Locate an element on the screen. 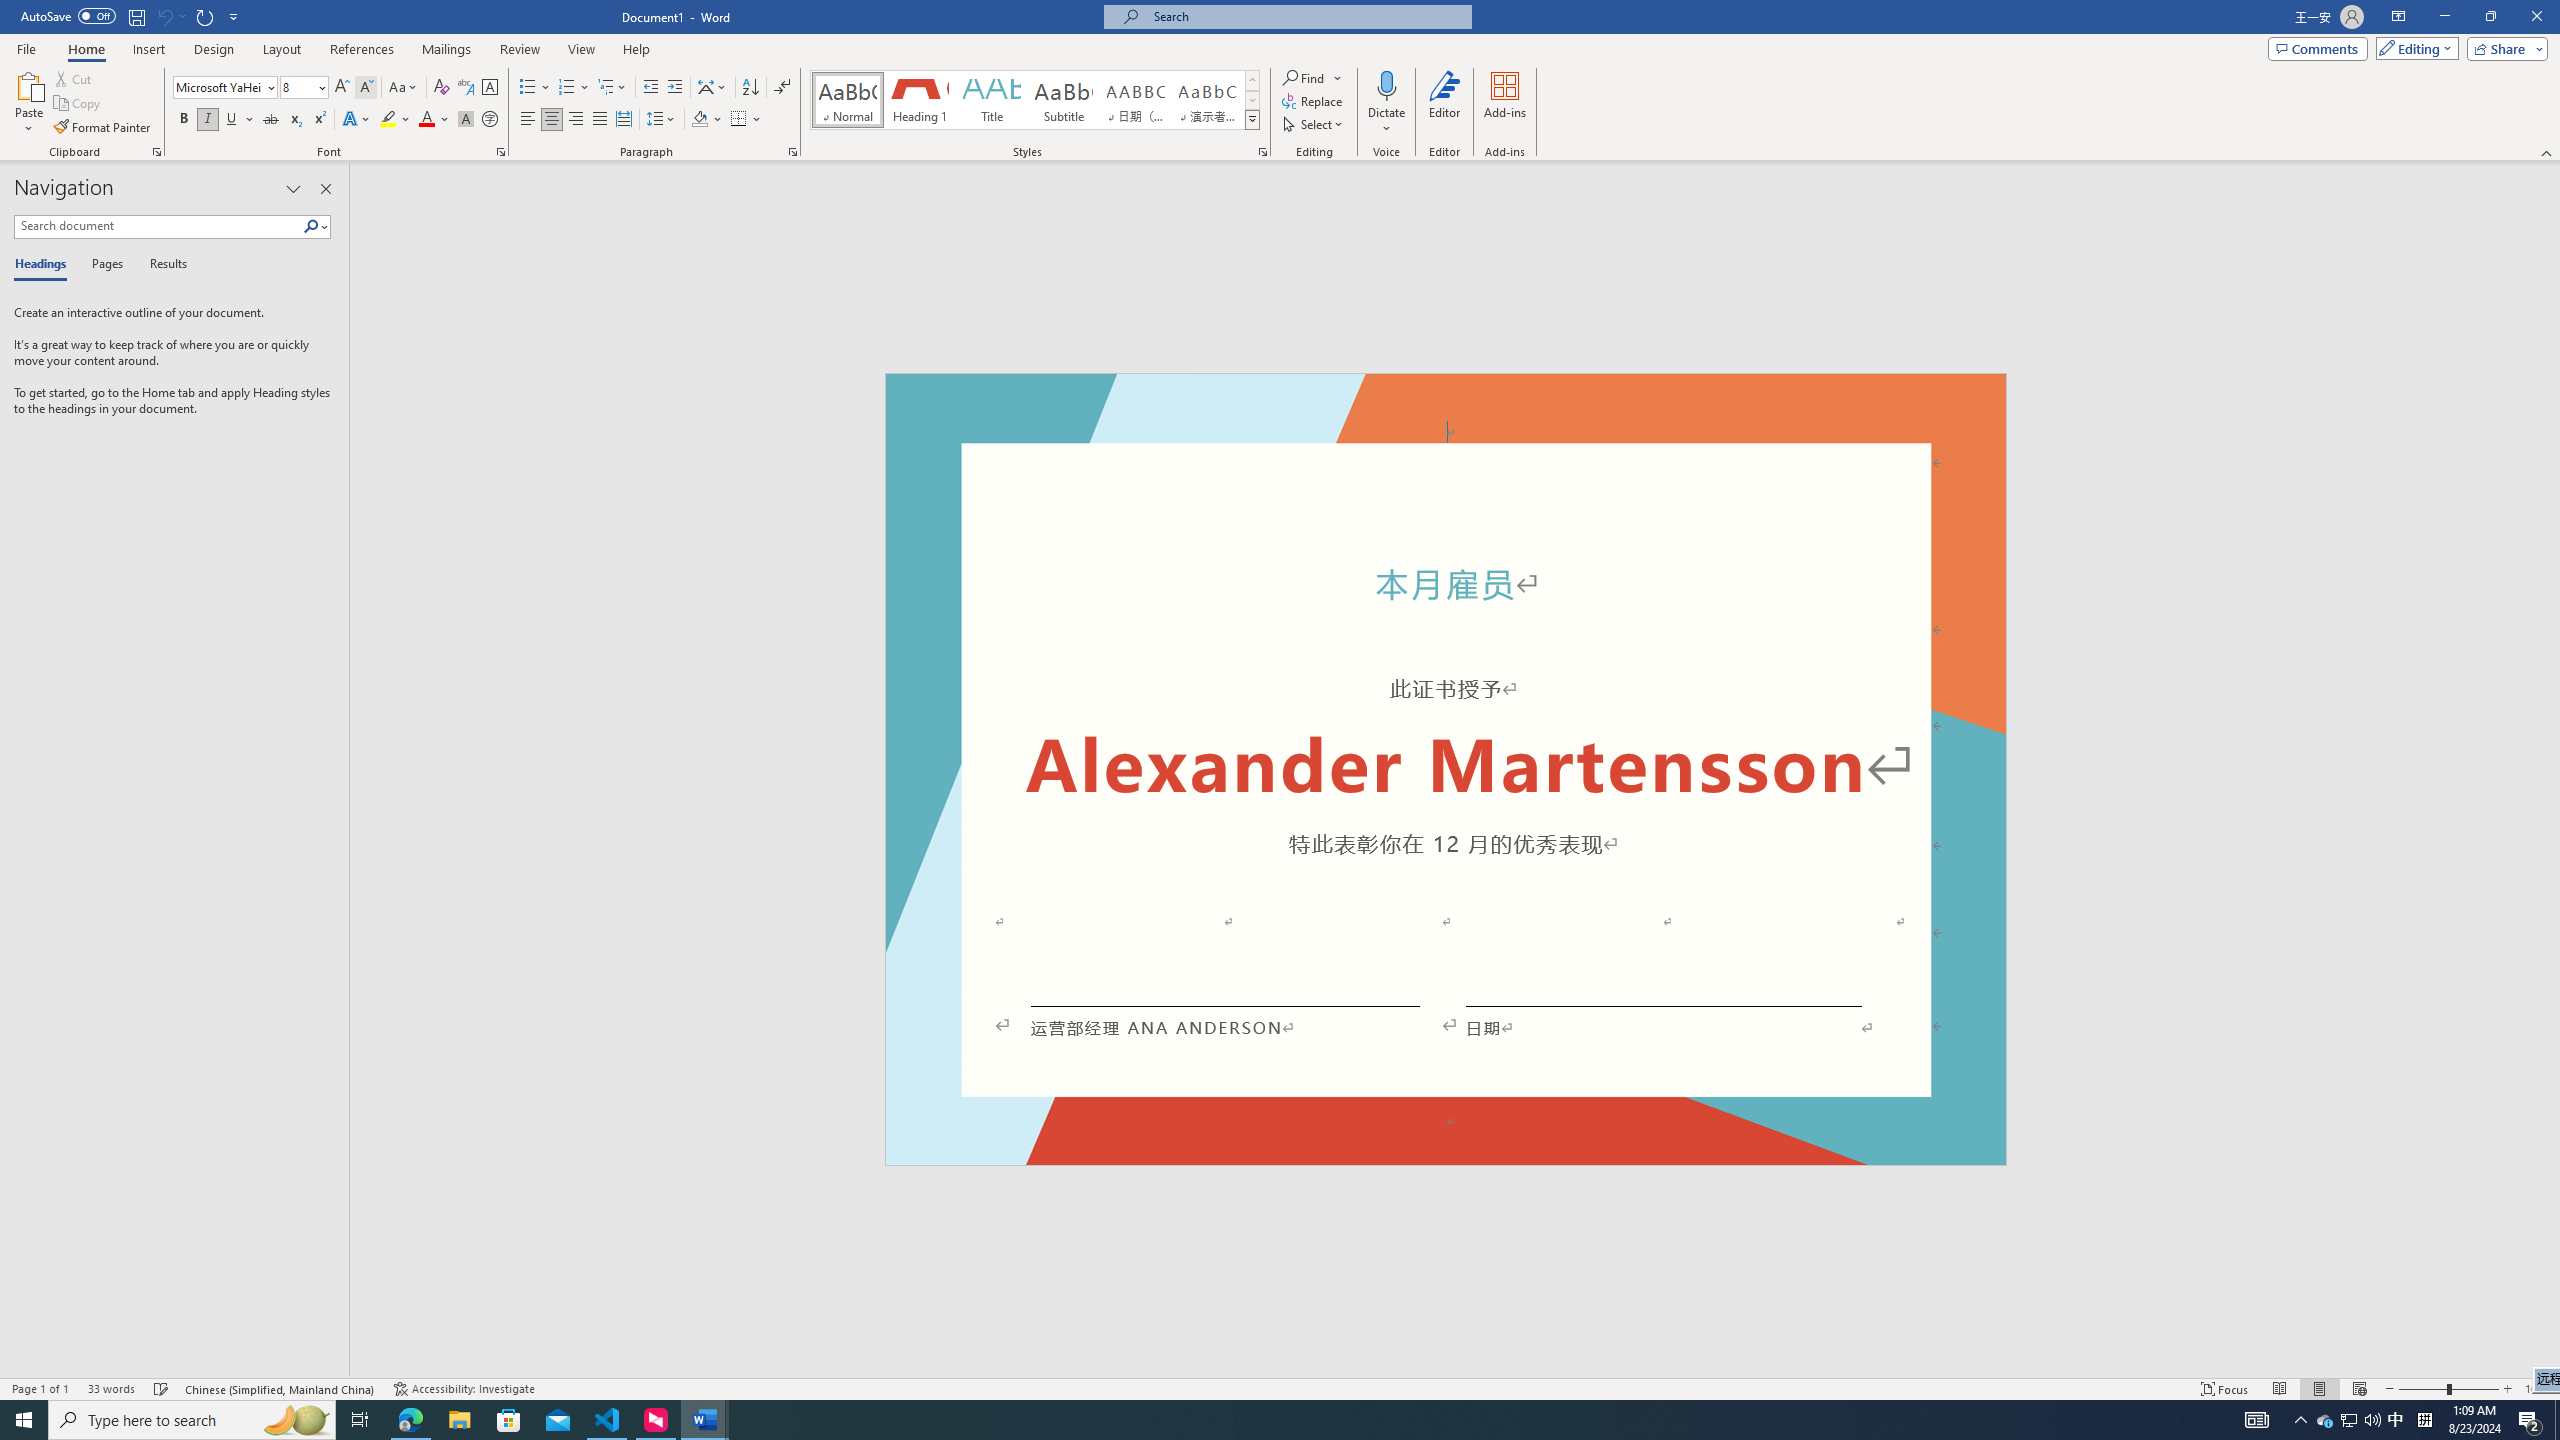 This screenshot has width=2560, height=1440. 'Header -Section 1-' is located at coordinates (1446, 395).